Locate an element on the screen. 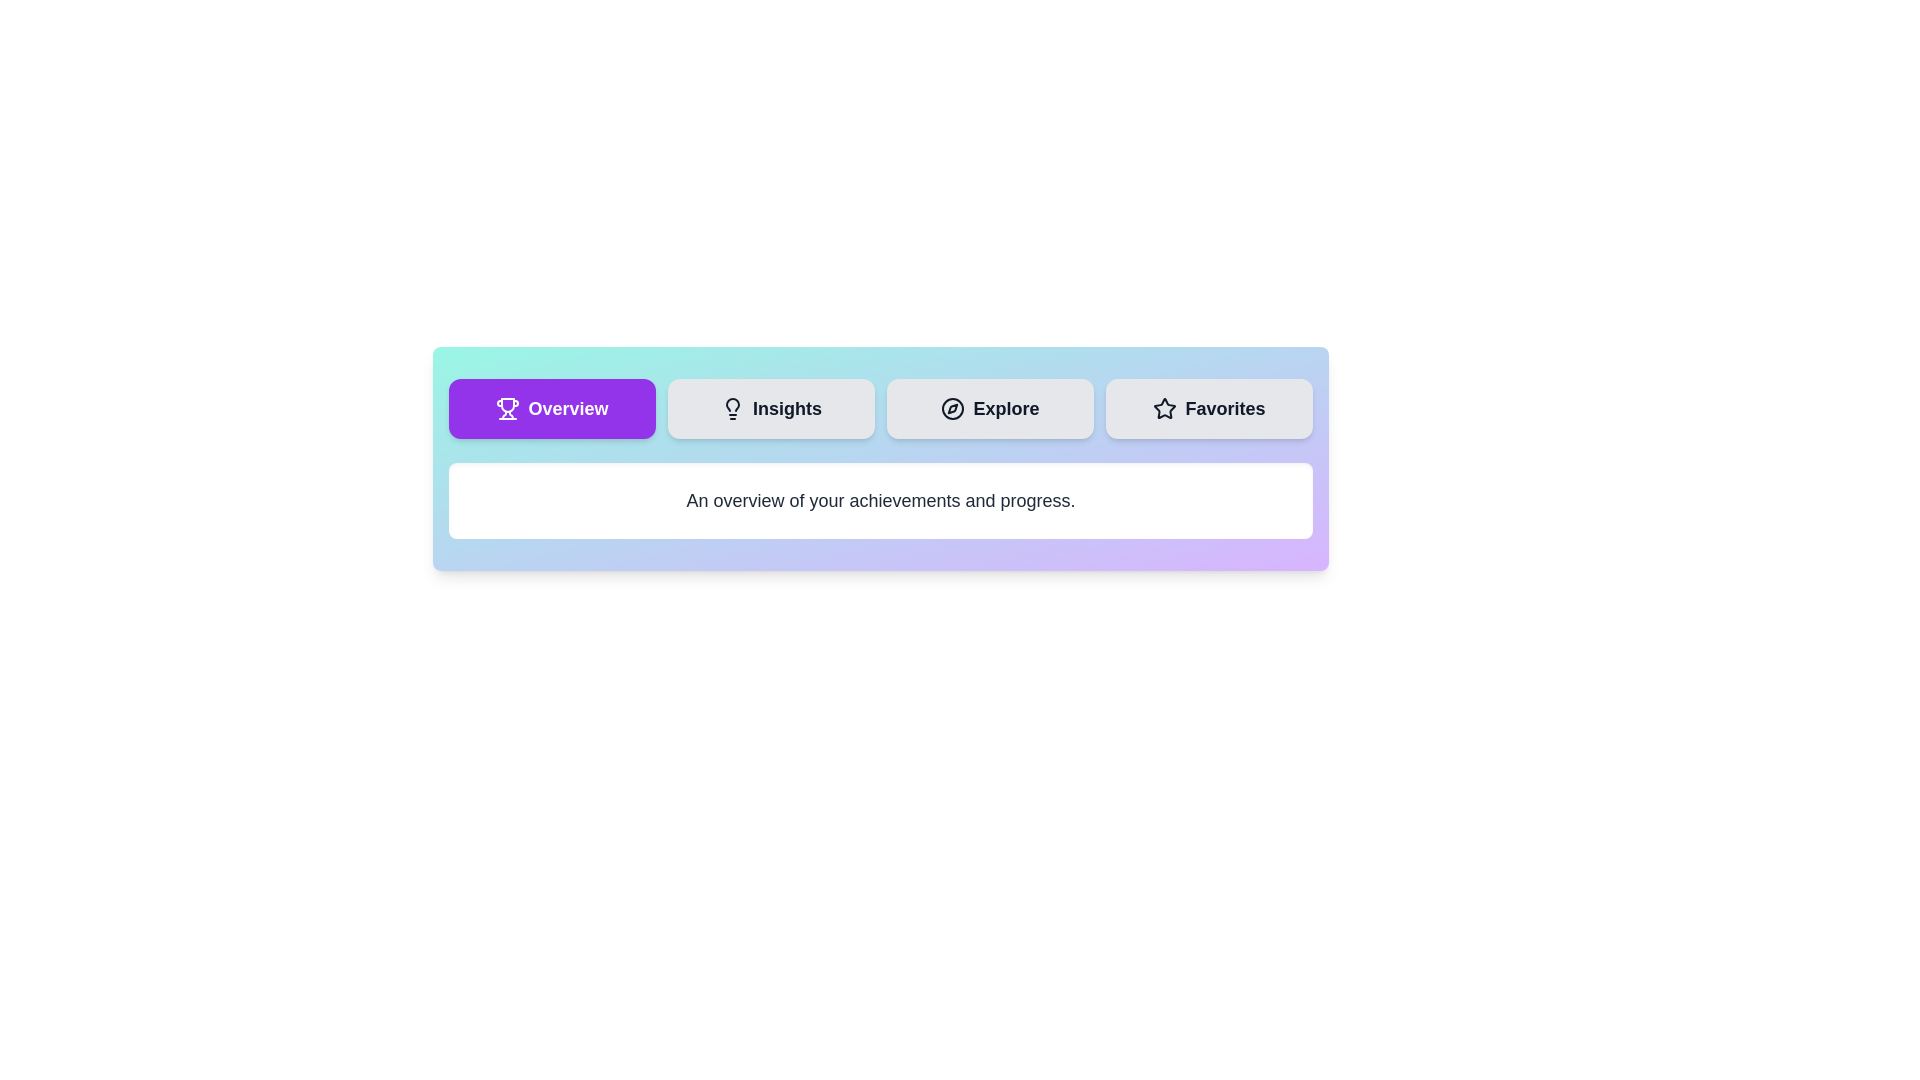  the Favorites tab to view its content is located at coordinates (1208, 407).